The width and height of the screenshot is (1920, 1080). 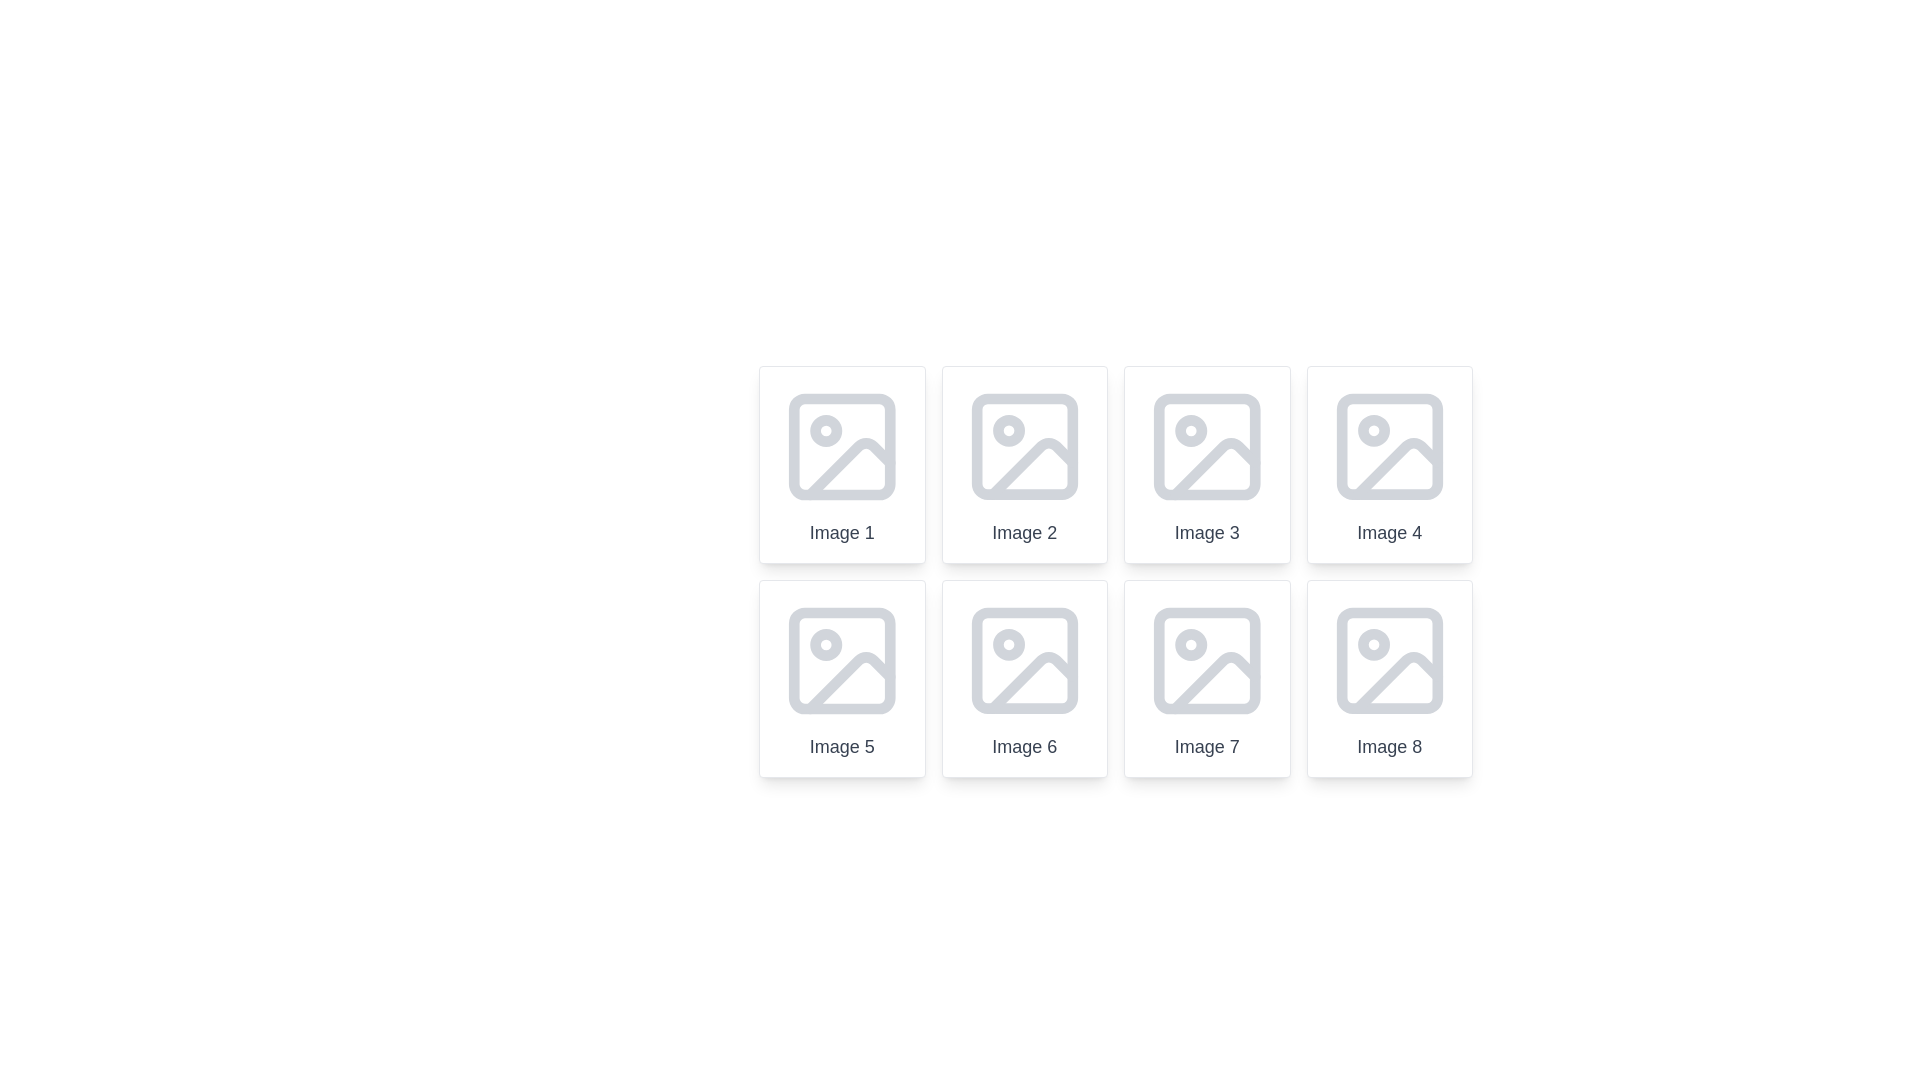 What do you see at coordinates (842, 660) in the screenshot?
I see `SVG shape (Rectangle with rounded corners) that is part of the image placeholder labeled 'Image 5' by clicking on its center point` at bounding box center [842, 660].